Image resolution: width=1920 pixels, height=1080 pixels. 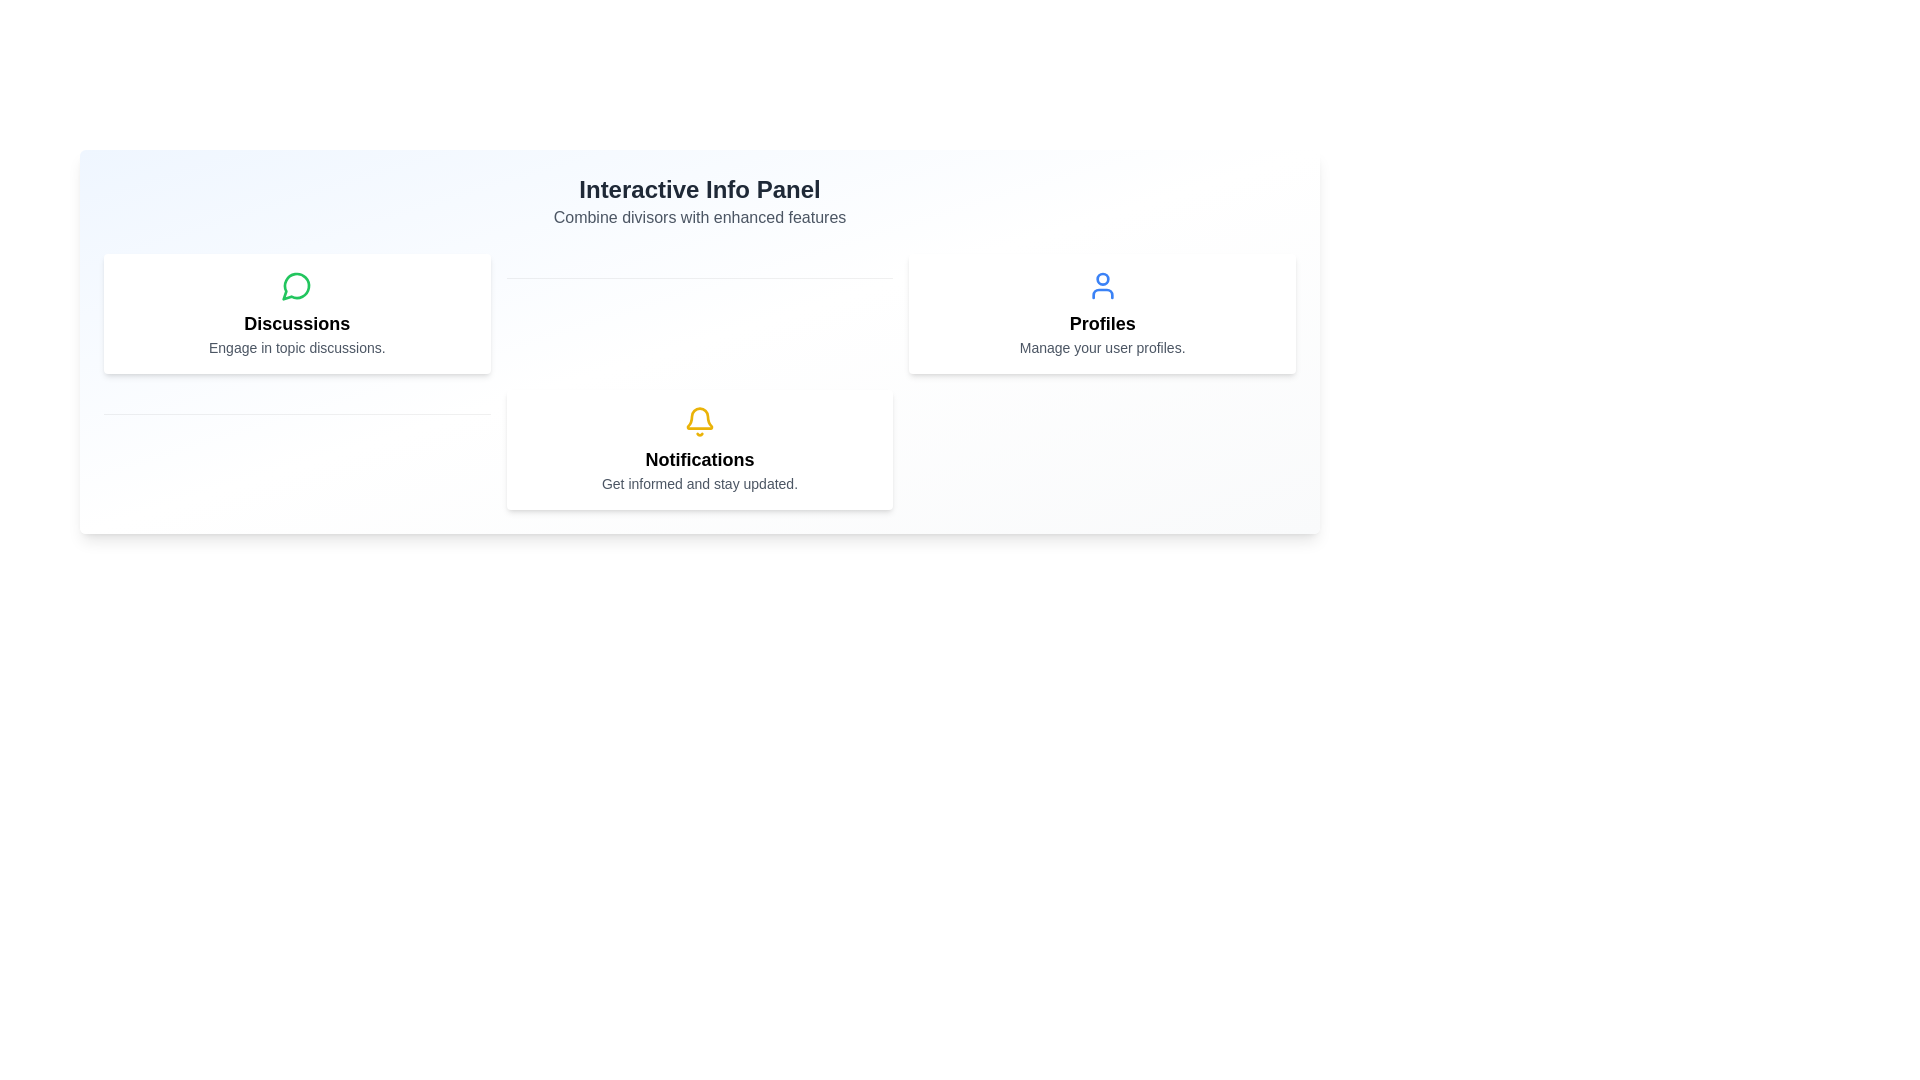 I want to click on the Discussions icon located at the top-left corner of the Discussions card, so click(x=296, y=285).